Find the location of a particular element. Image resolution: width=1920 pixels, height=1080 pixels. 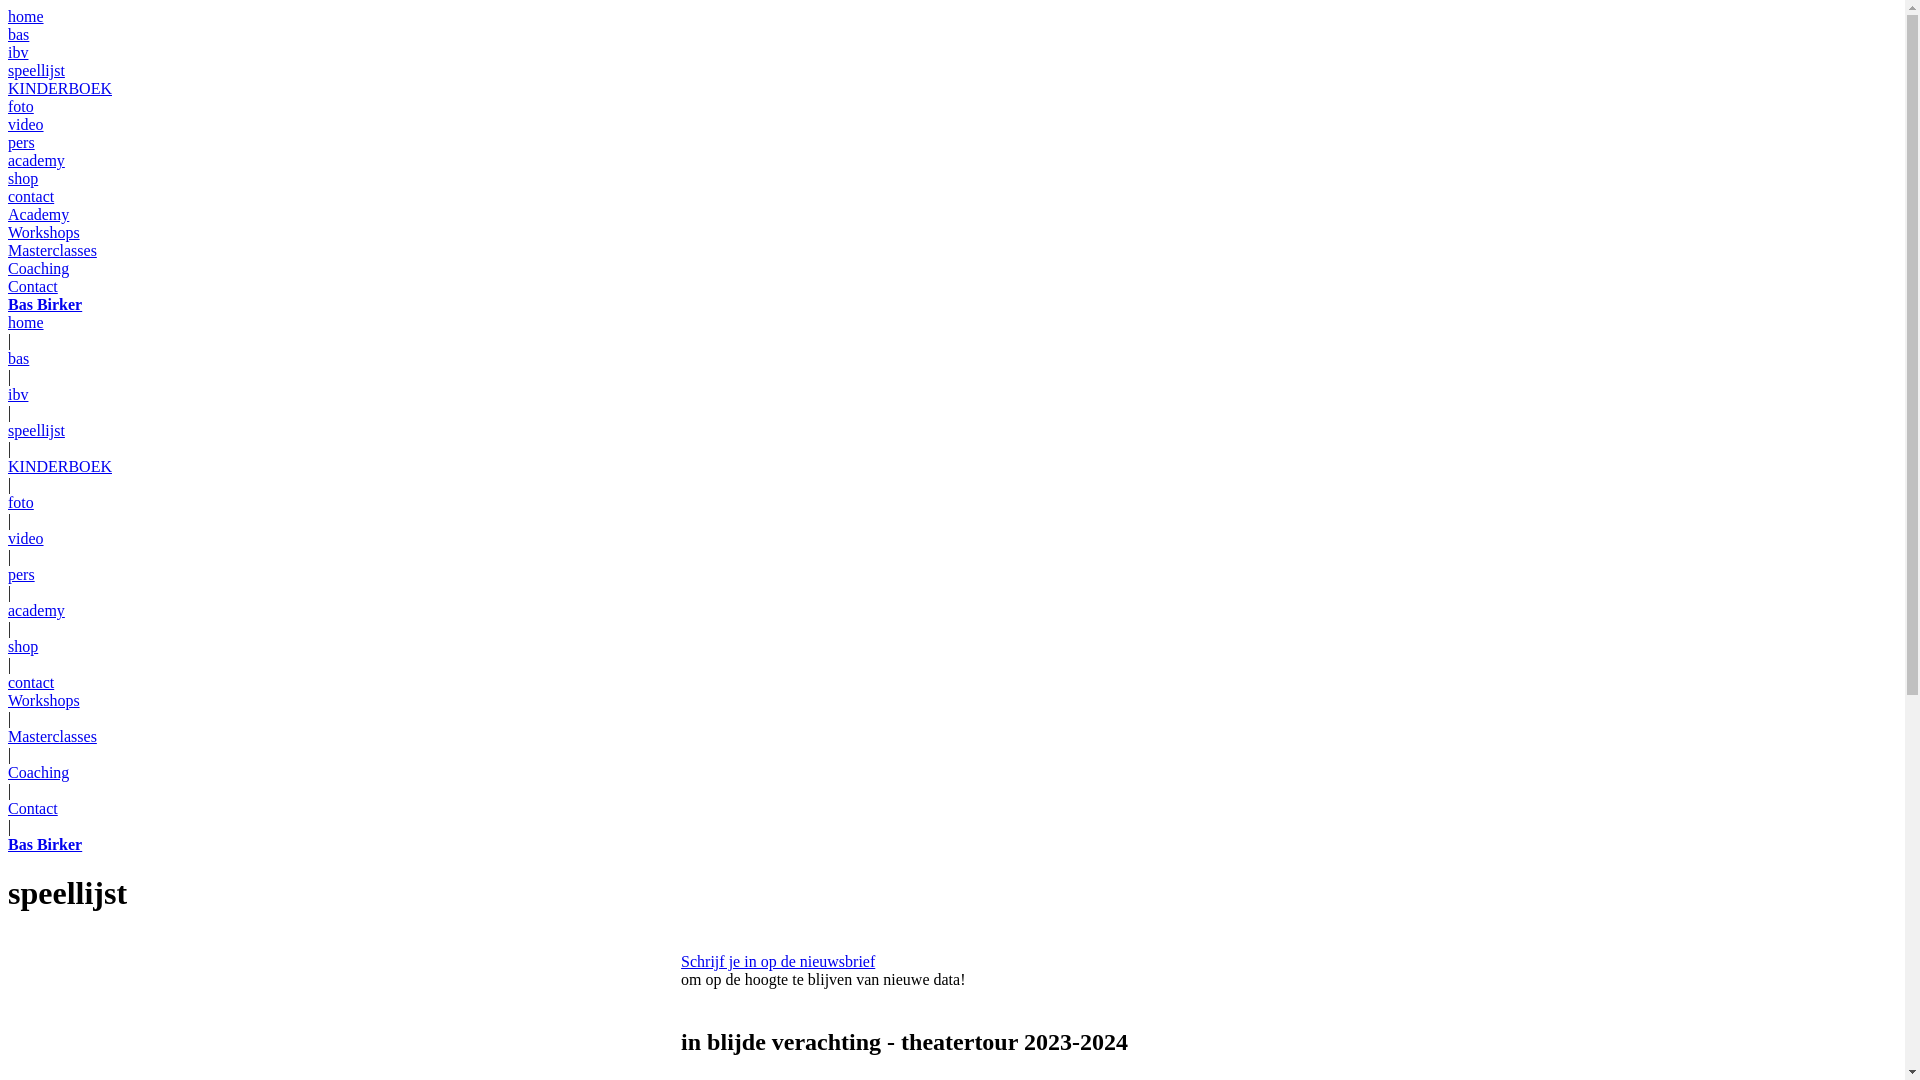

'home' is located at coordinates (25, 321).